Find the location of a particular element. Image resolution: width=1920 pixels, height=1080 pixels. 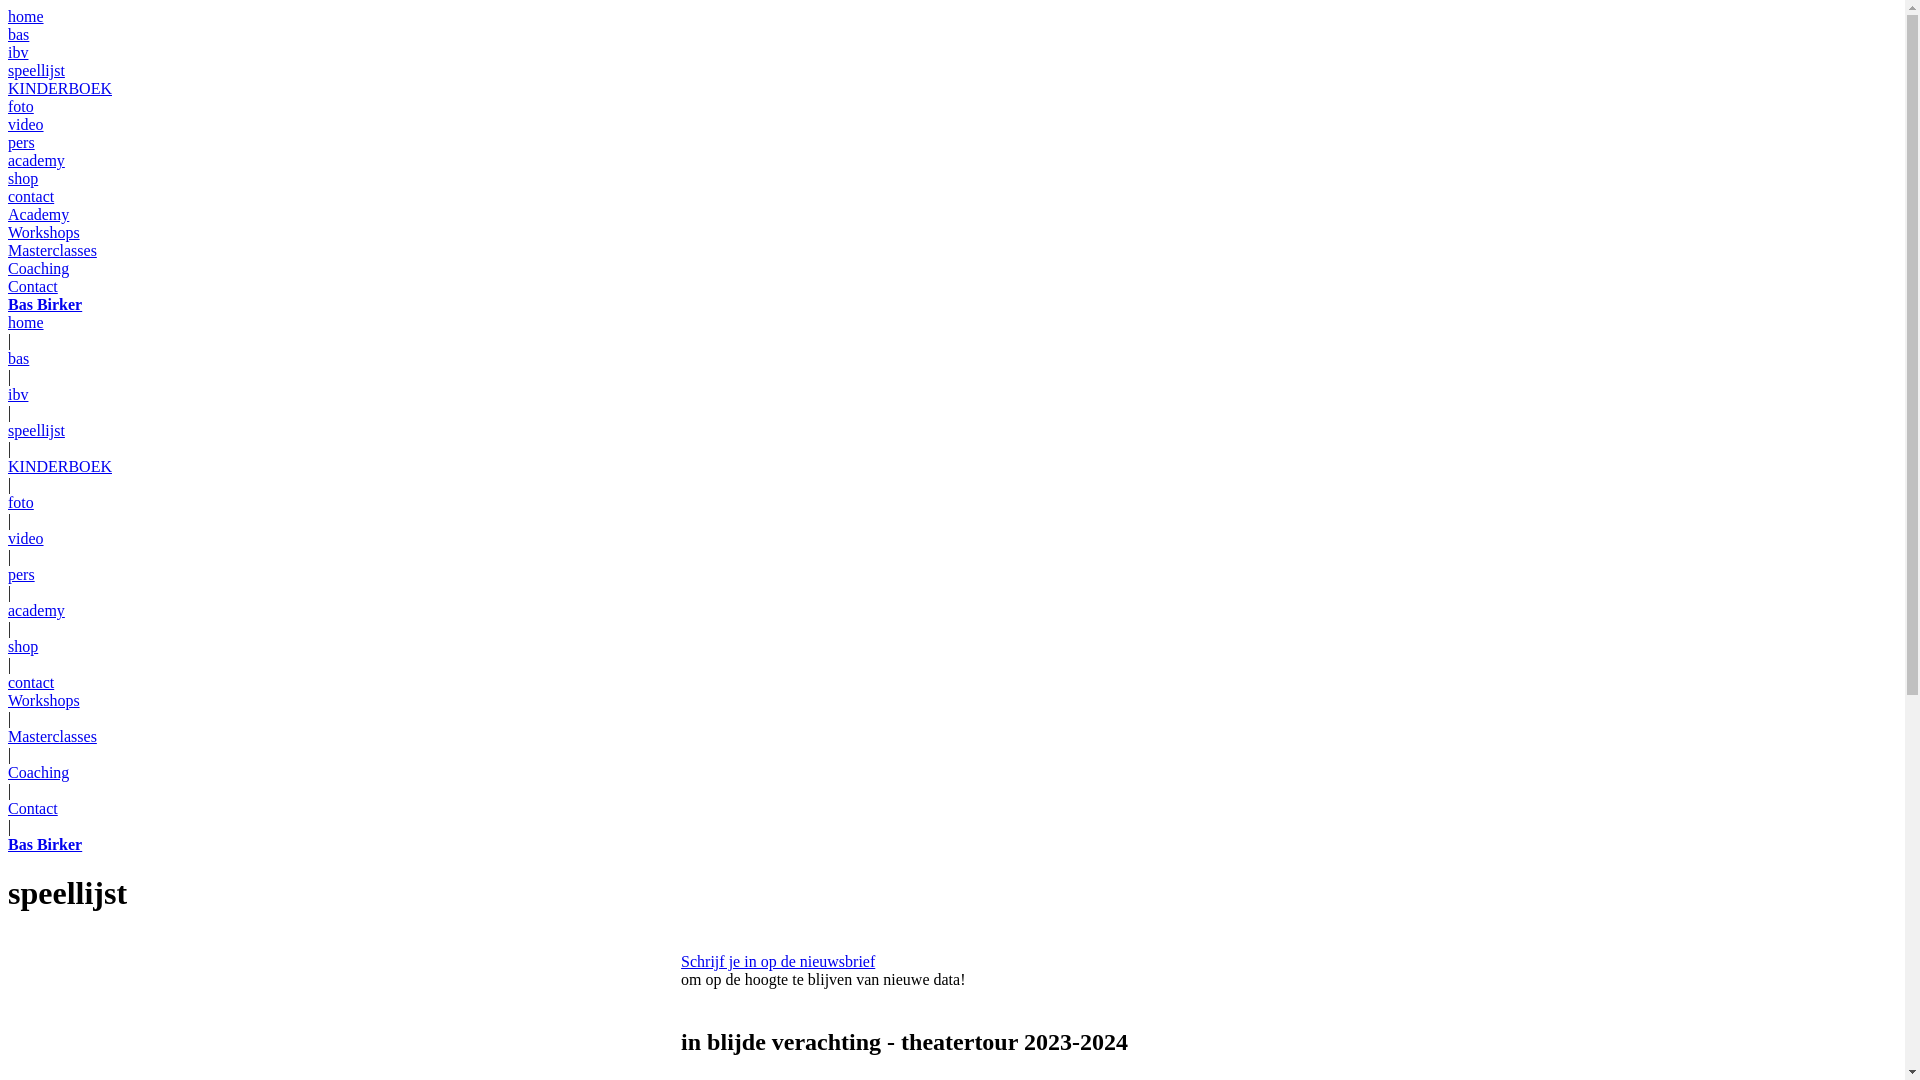

'home' is located at coordinates (25, 321).